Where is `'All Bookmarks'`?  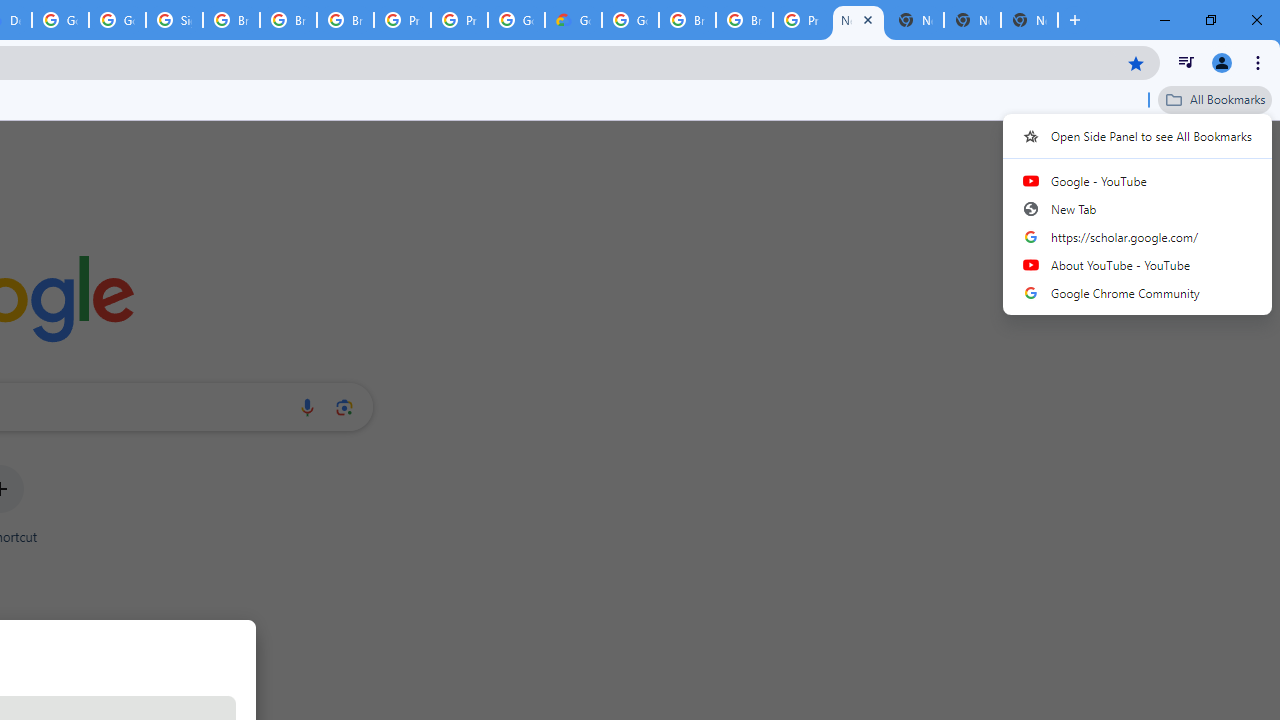 'All Bookmarks' is located at coordinates (1214, 99).